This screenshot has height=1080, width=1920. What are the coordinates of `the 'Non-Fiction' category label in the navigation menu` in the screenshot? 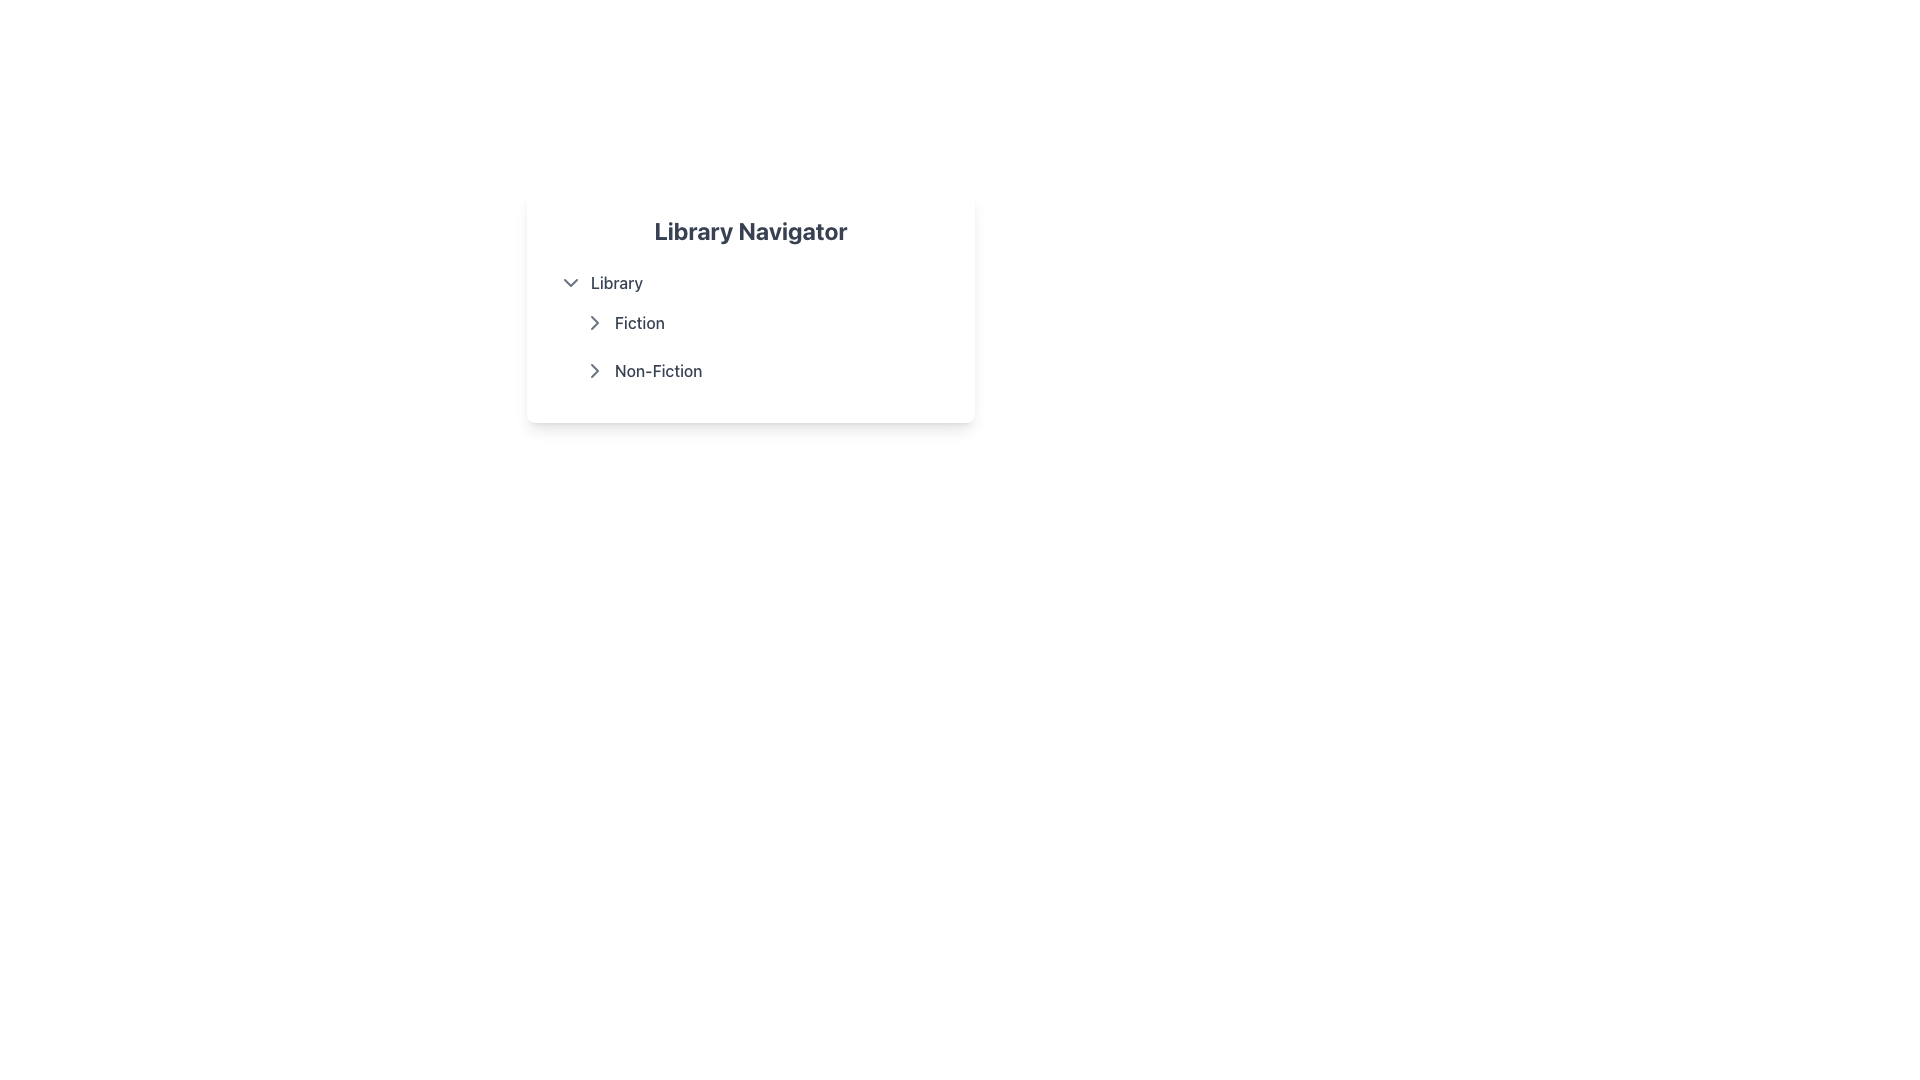 It's located at (658, 370).